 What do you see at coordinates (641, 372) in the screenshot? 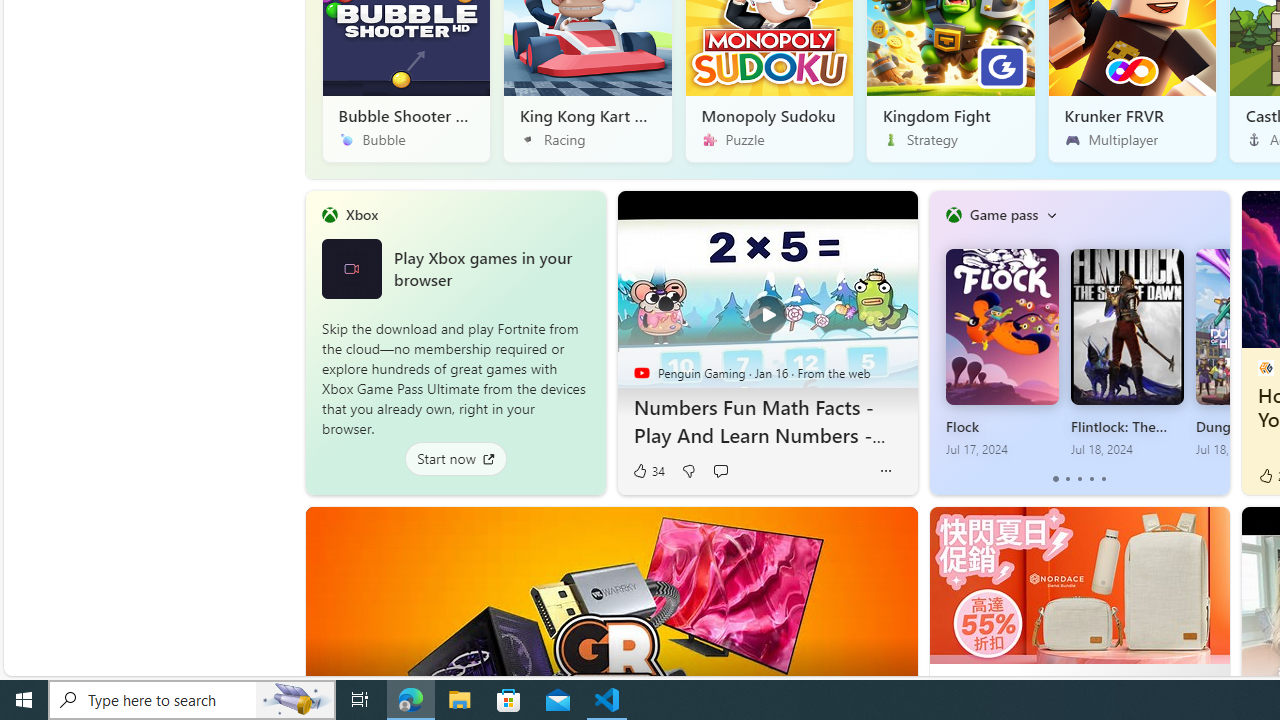
I see `'Penguin Gaming'` at bounding box center [641, 372].